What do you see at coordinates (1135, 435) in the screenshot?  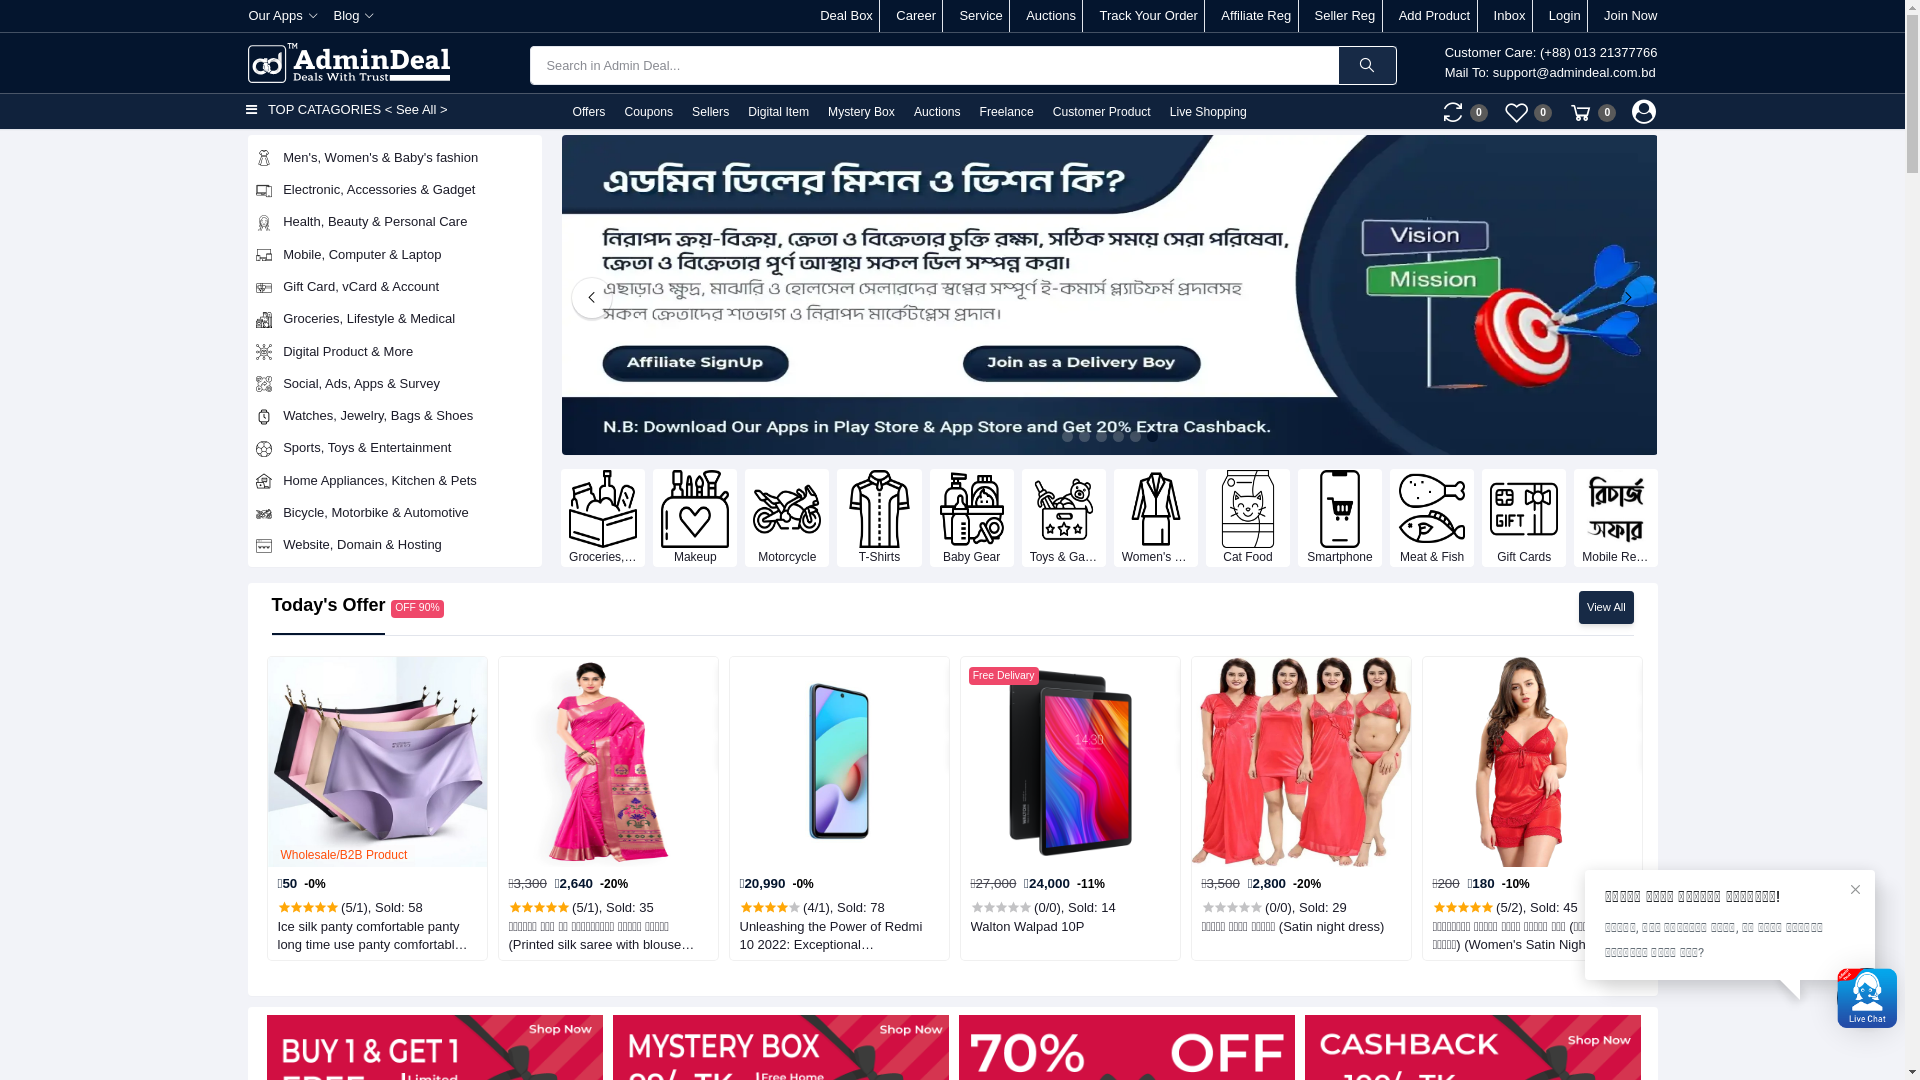 I see `'5'` at bounding box center [1135, 435].